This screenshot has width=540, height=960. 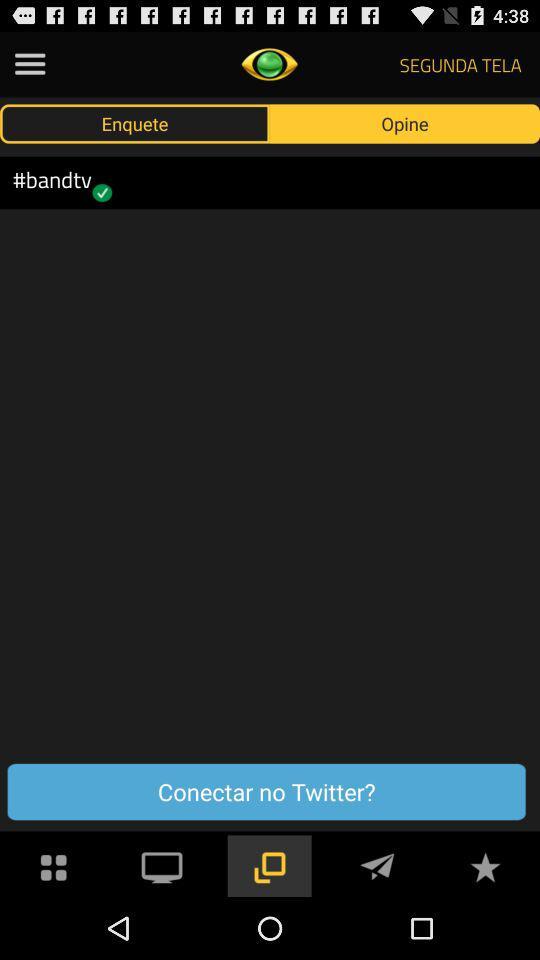 What do you see at coordinates (377, 864) in the screenshot?
I see `send an email` at bounding box center [377, 864].